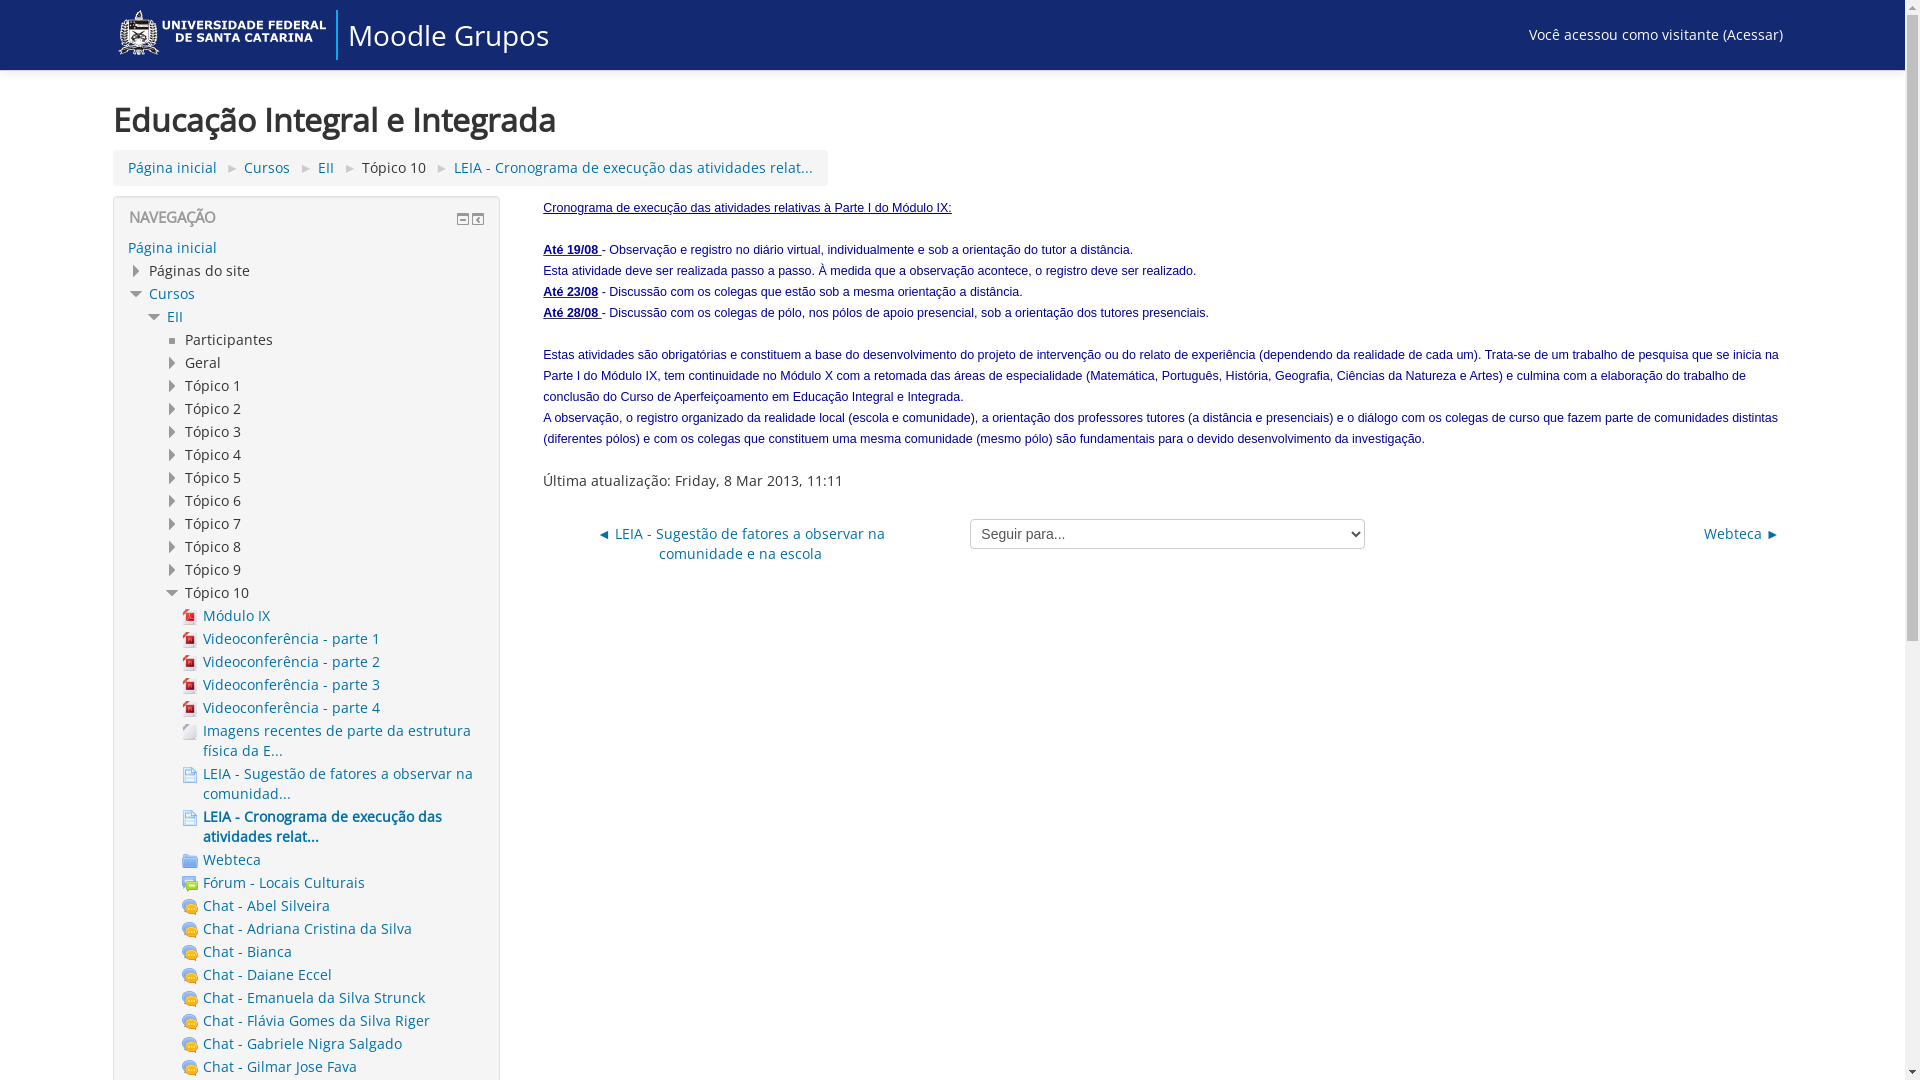 The image size is (1920, 1080). I want to click on 'Chat - Daiane Eccel', so click(256, 973).